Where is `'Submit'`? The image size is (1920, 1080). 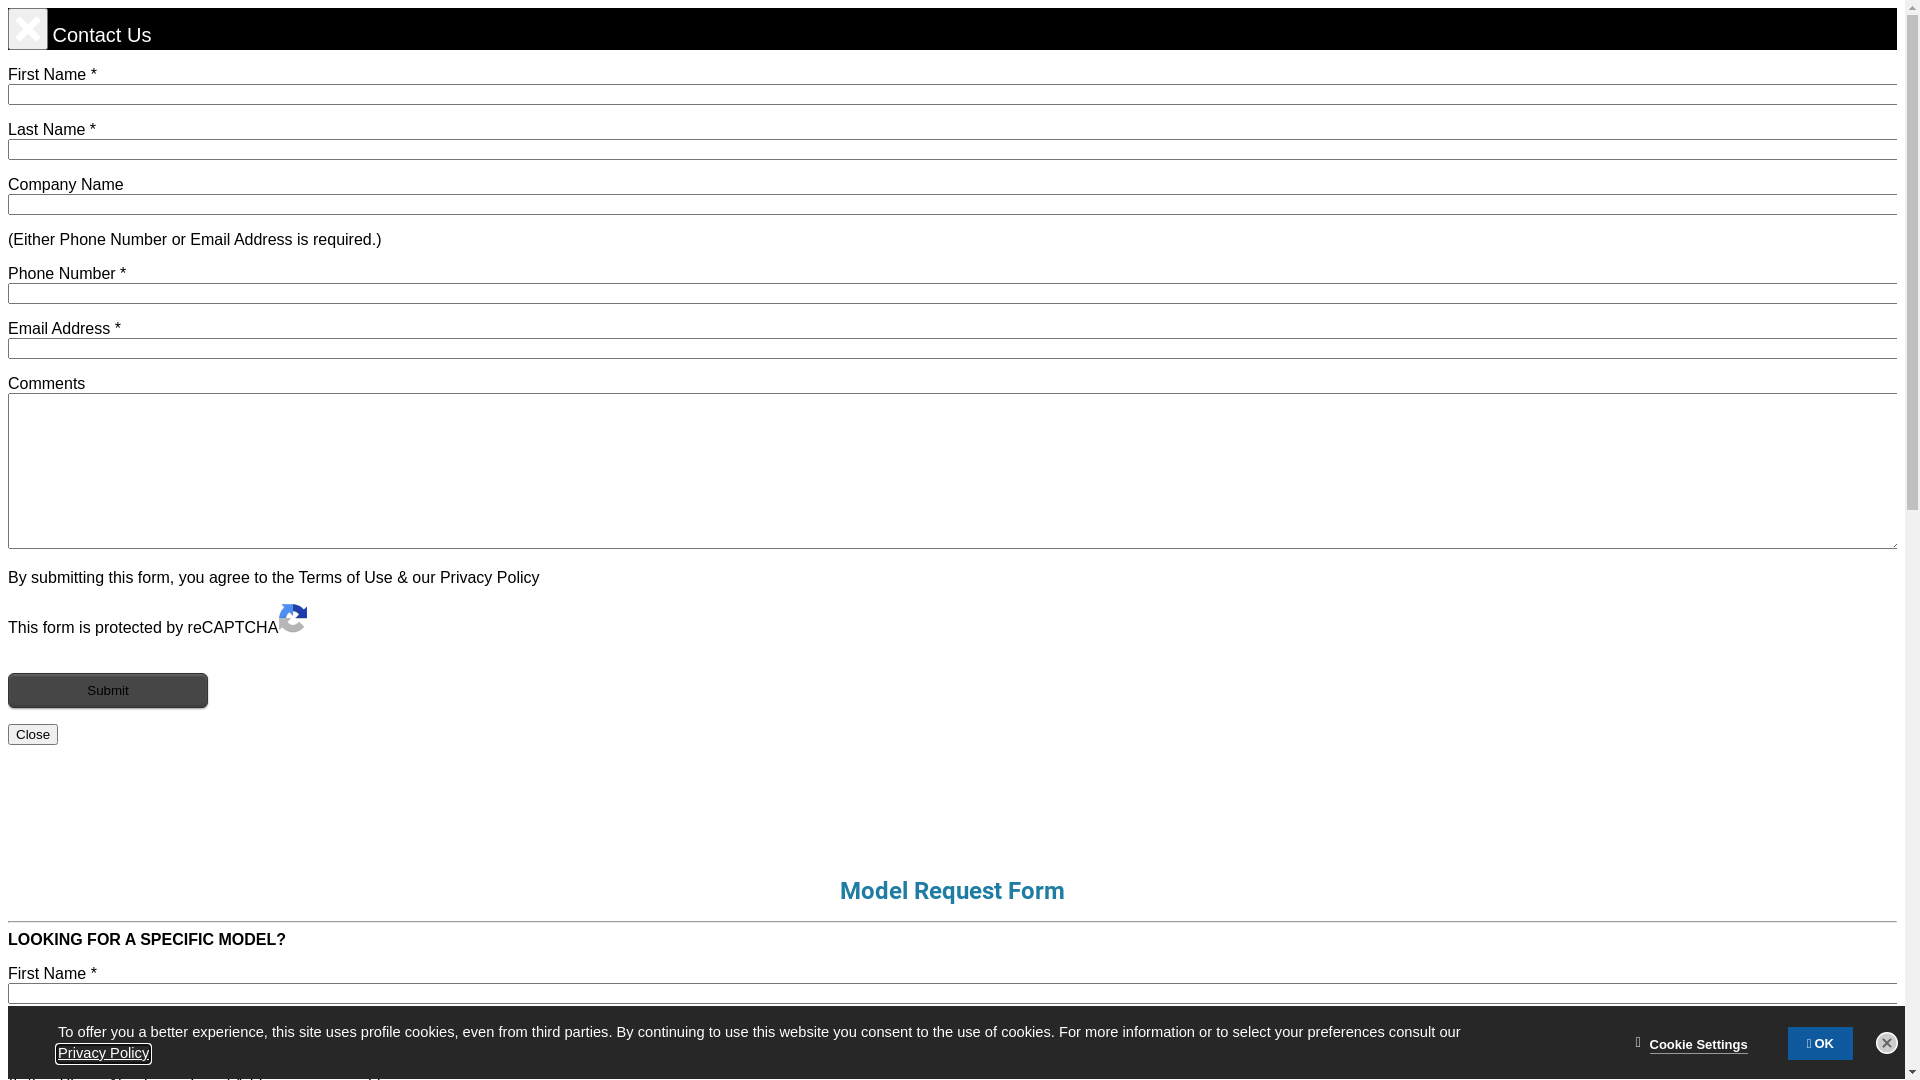 'Submit' is located at coordinates (8, 689).